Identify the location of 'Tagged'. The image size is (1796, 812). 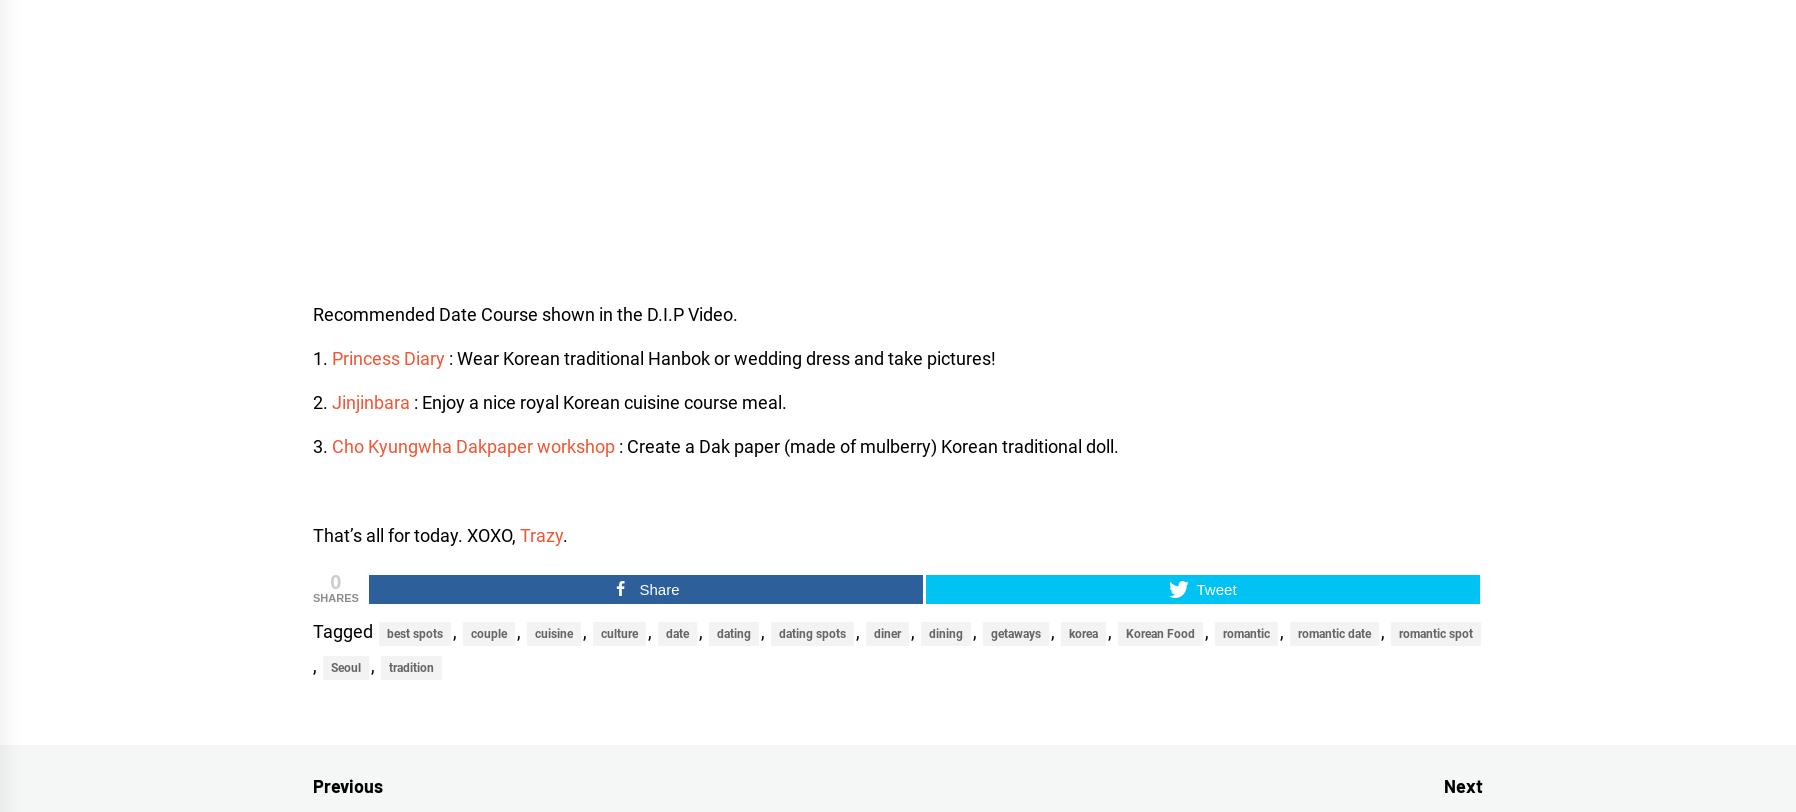
(345, 630).